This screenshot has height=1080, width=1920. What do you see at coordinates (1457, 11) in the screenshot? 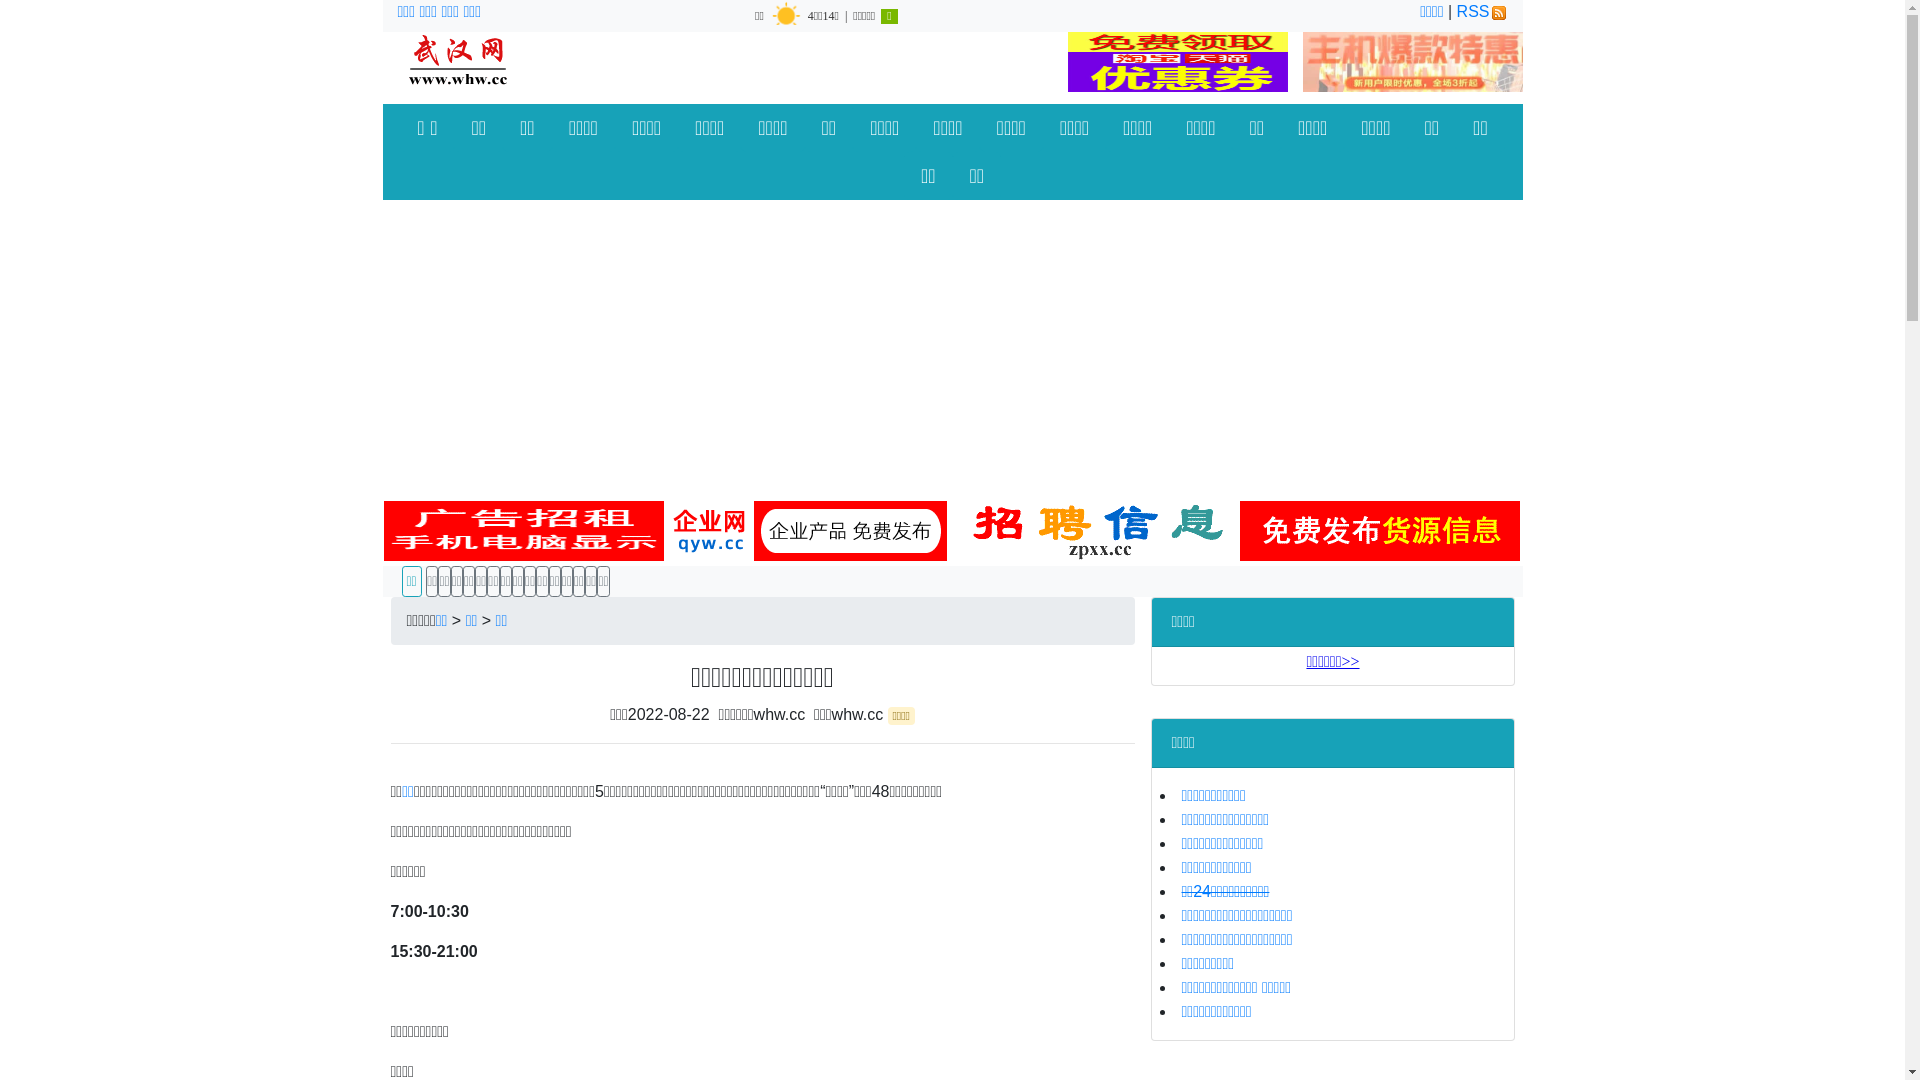
I see `'RSS'` at bounding box center [1457, 11].